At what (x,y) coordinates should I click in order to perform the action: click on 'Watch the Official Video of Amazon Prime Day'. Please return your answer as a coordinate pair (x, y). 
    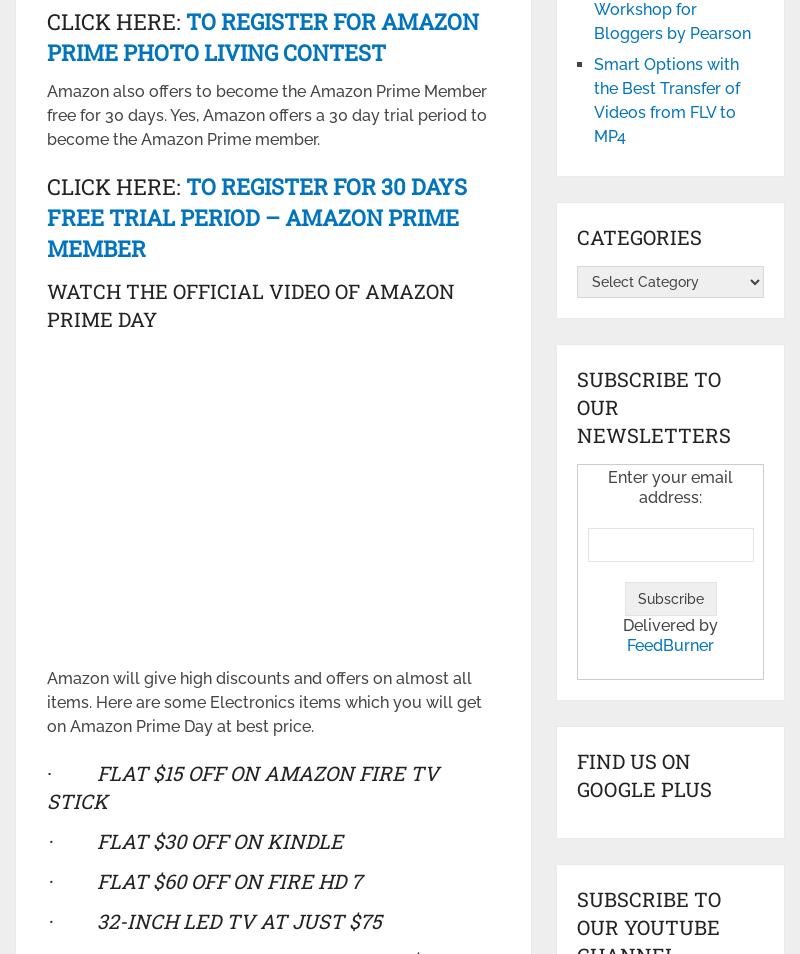
    Looking at the image, I should click on (45, 304).